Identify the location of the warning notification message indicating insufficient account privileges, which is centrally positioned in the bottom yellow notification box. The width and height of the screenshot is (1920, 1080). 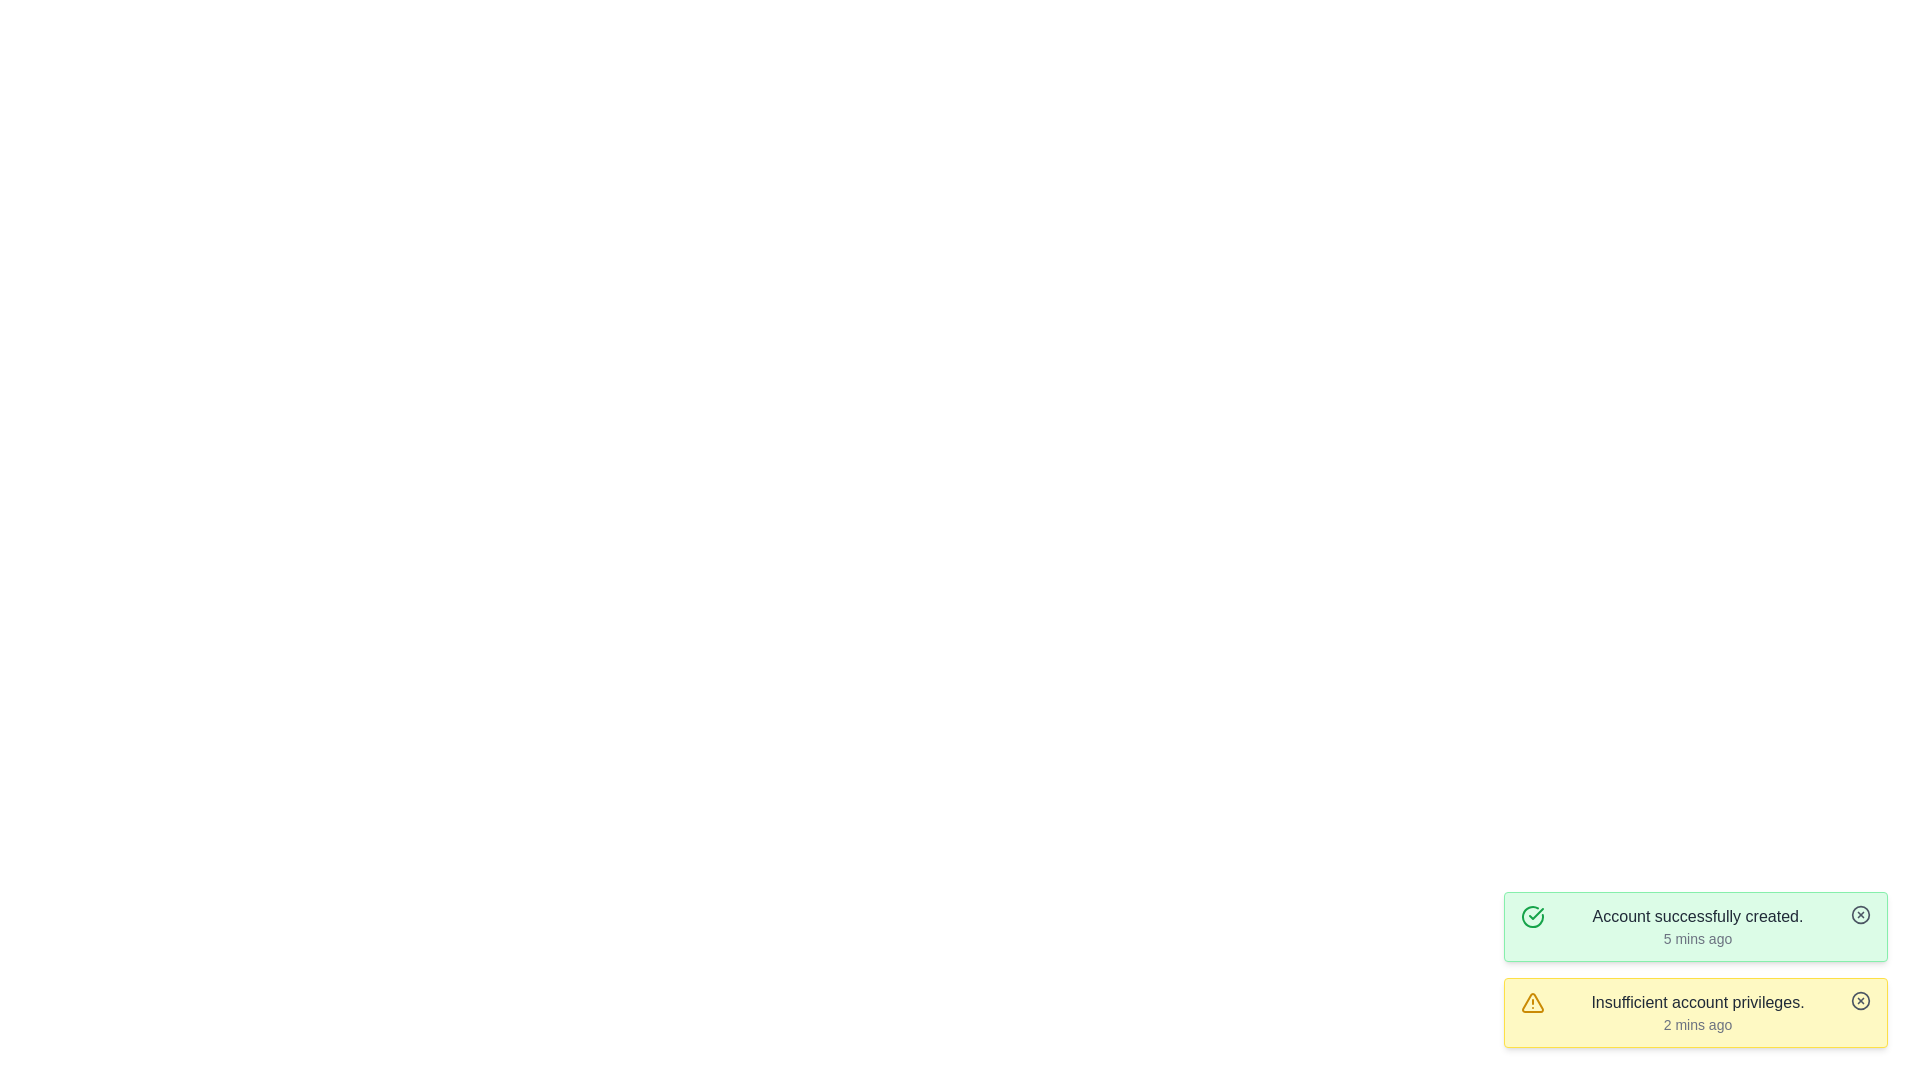
(1697, 1013).